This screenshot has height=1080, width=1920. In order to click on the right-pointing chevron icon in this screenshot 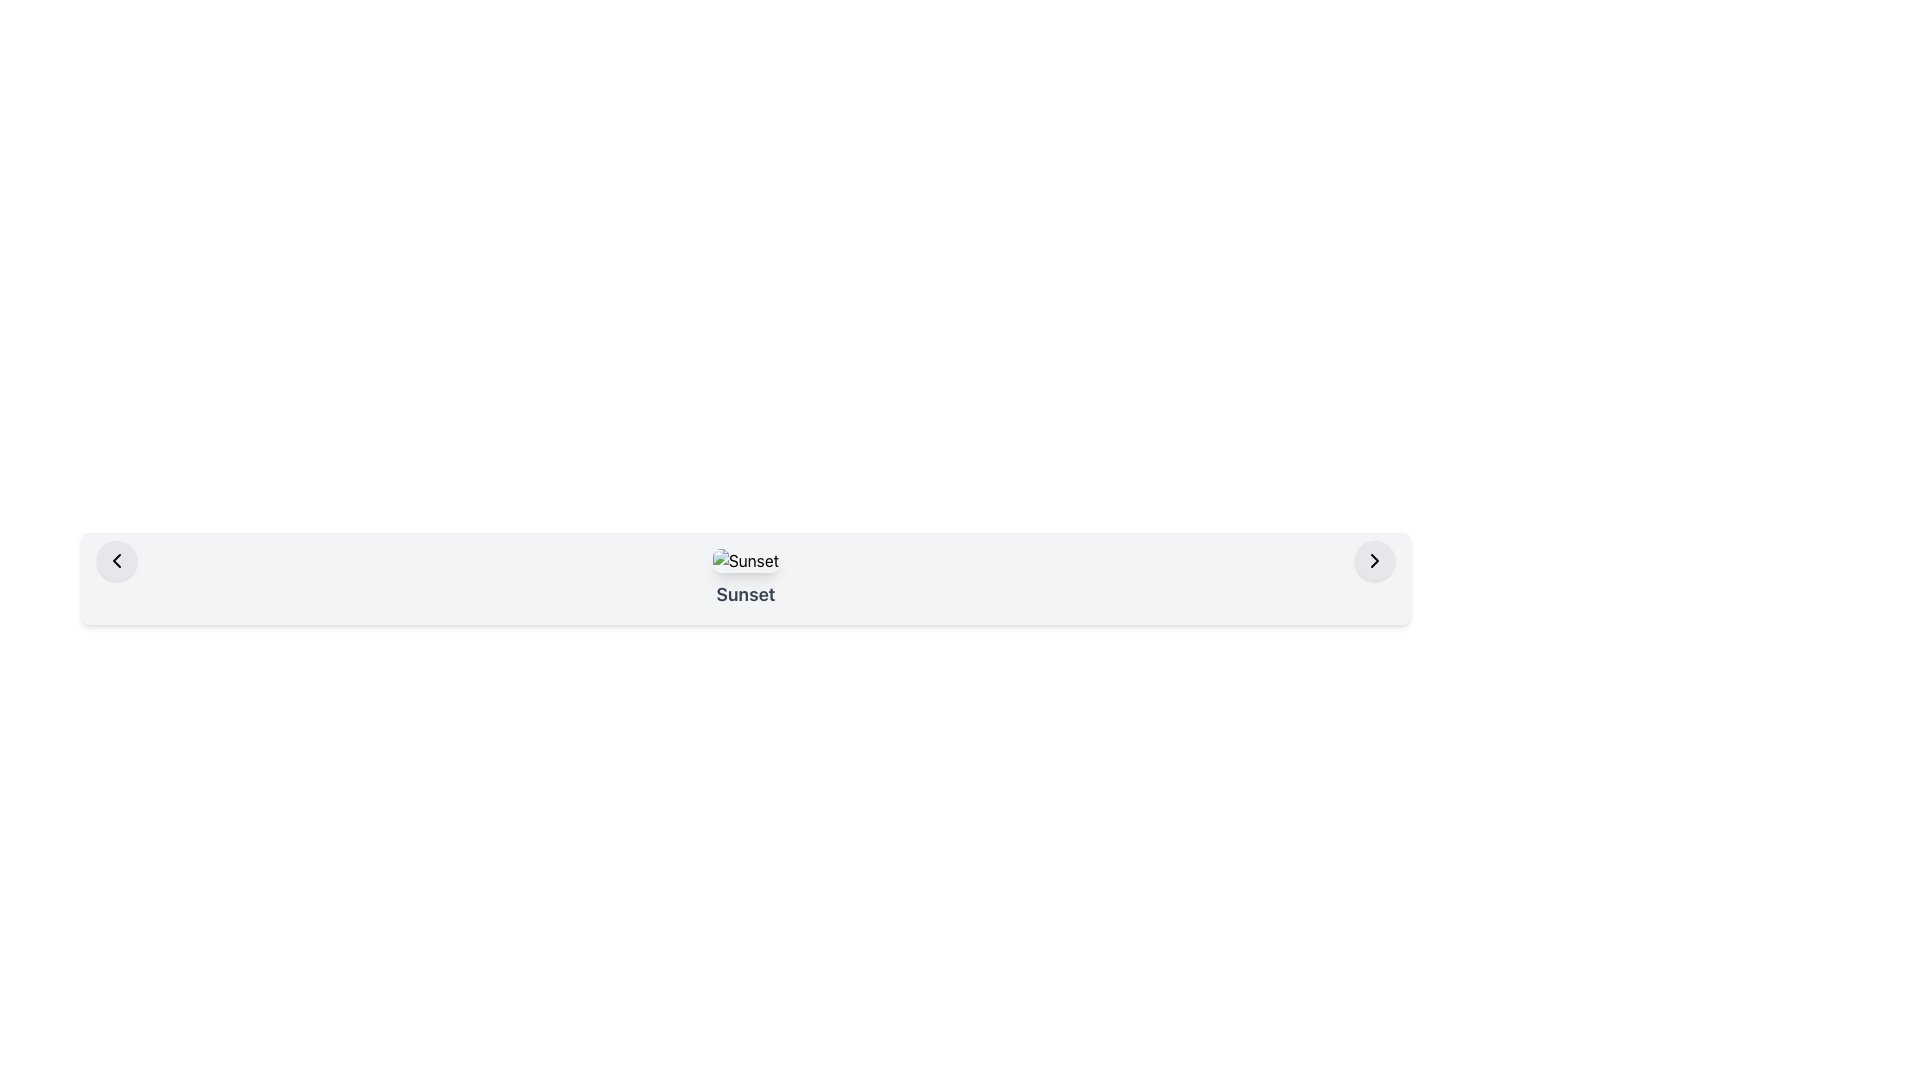, I will do `click(1373, 560)`.